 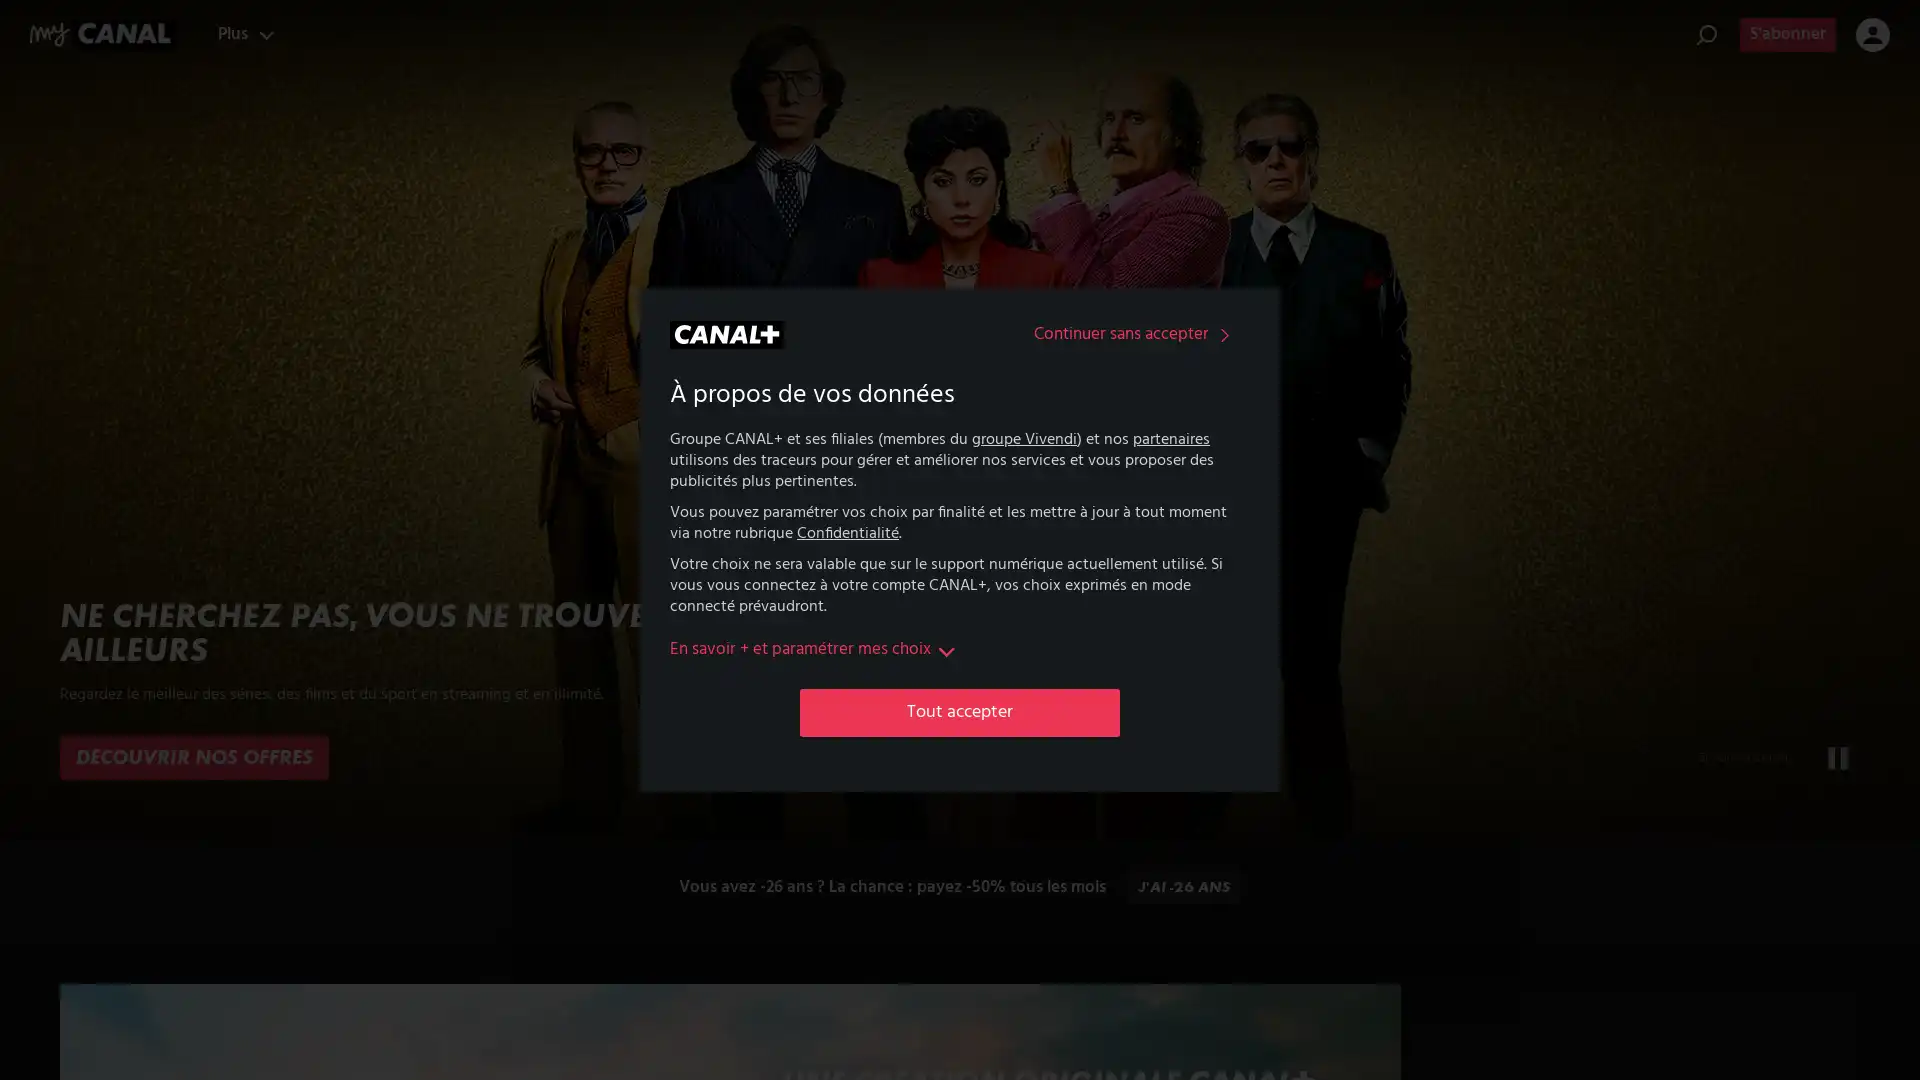 I want to click on Rechercher, so click(x=1706, y=34).